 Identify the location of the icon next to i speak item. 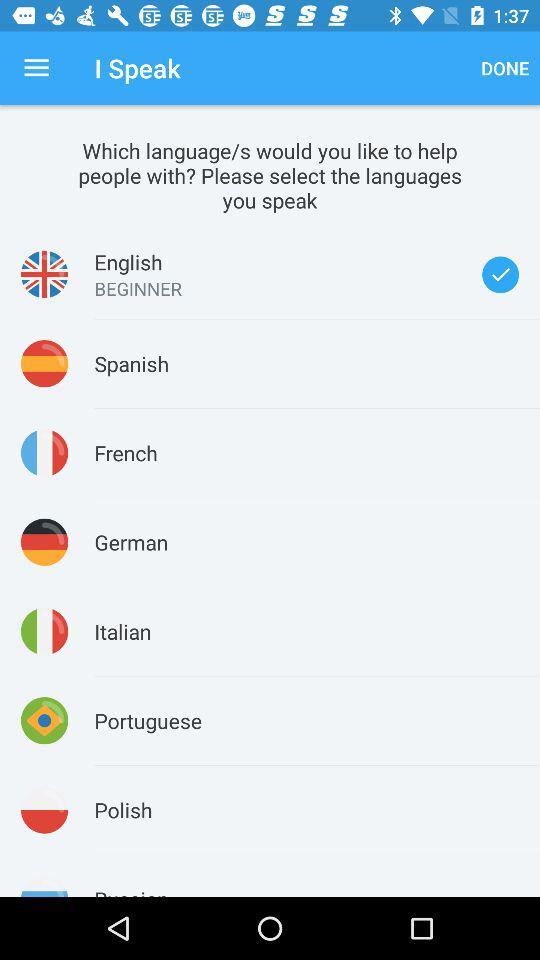
(504, 68).